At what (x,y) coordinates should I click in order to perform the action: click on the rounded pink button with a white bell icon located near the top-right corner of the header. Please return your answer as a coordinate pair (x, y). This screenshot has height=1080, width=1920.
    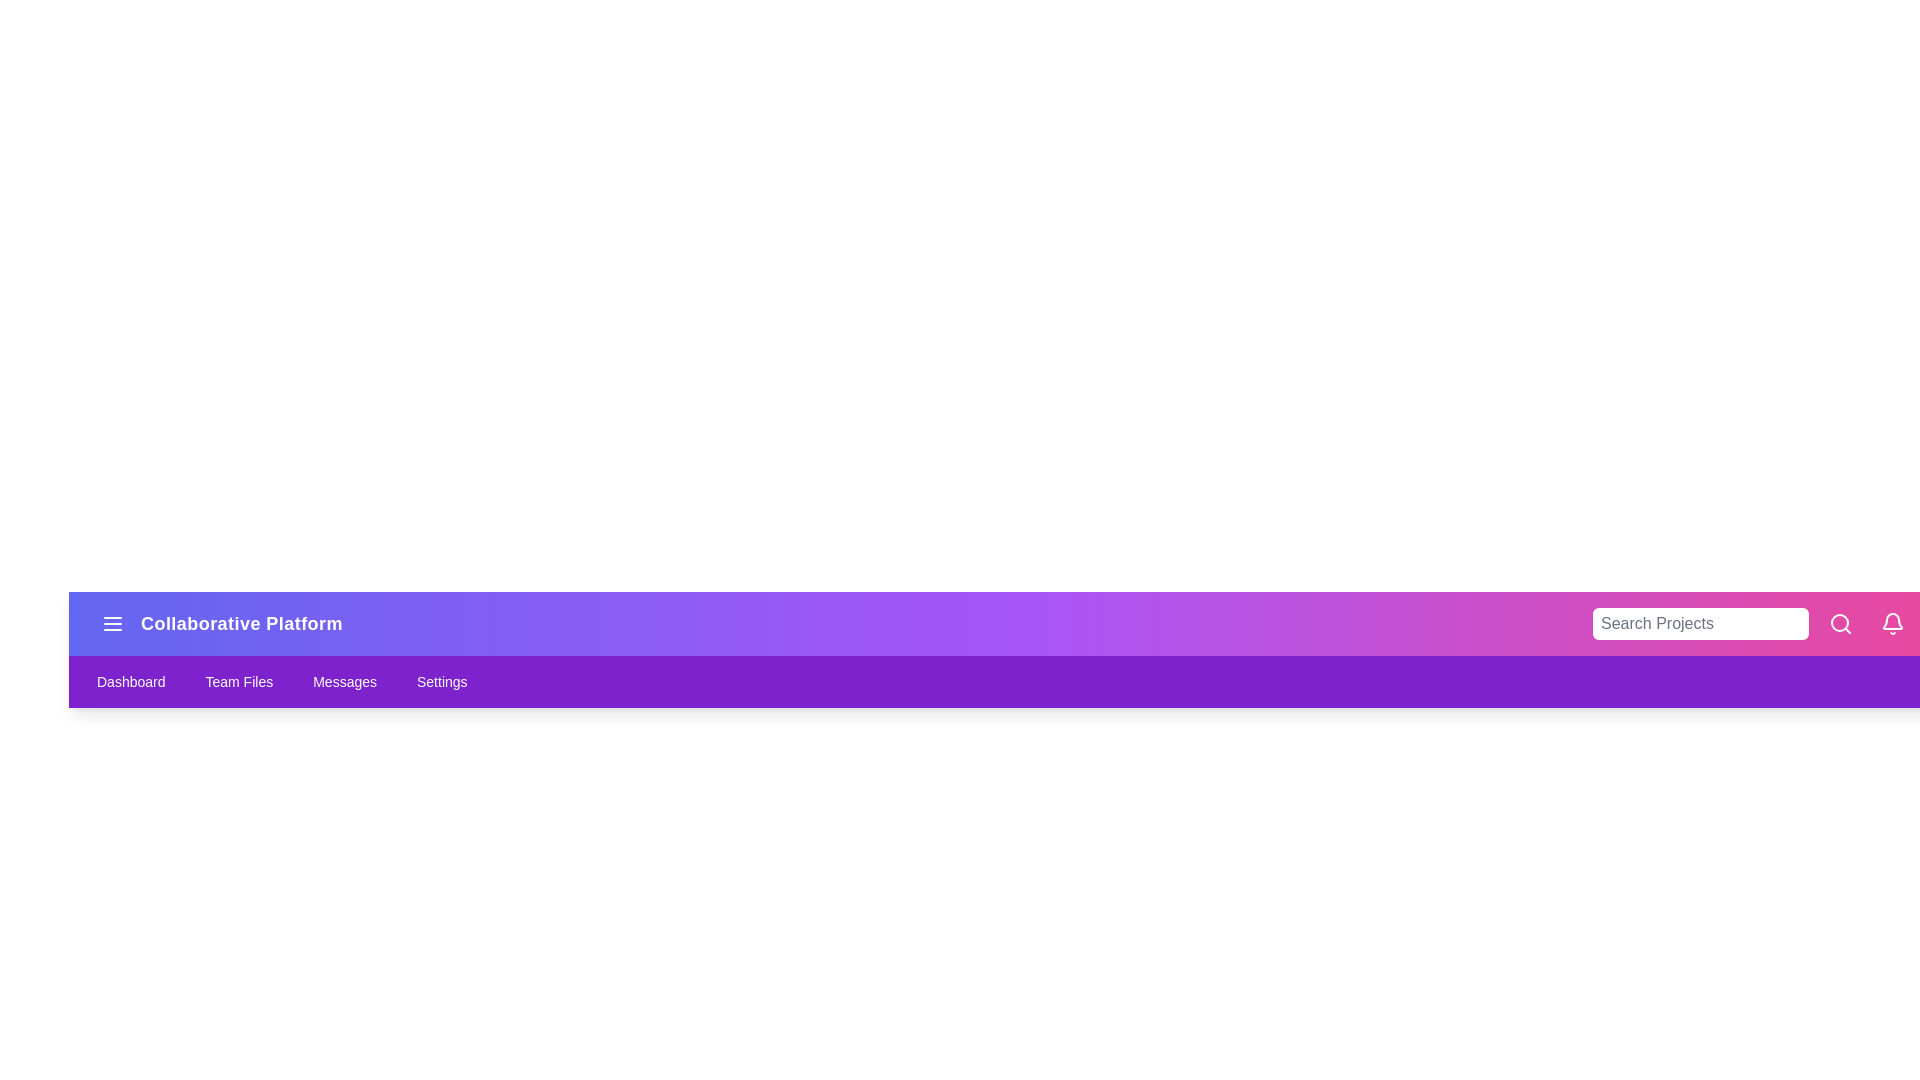
    Looking at the image, I should click on (1891, 623).